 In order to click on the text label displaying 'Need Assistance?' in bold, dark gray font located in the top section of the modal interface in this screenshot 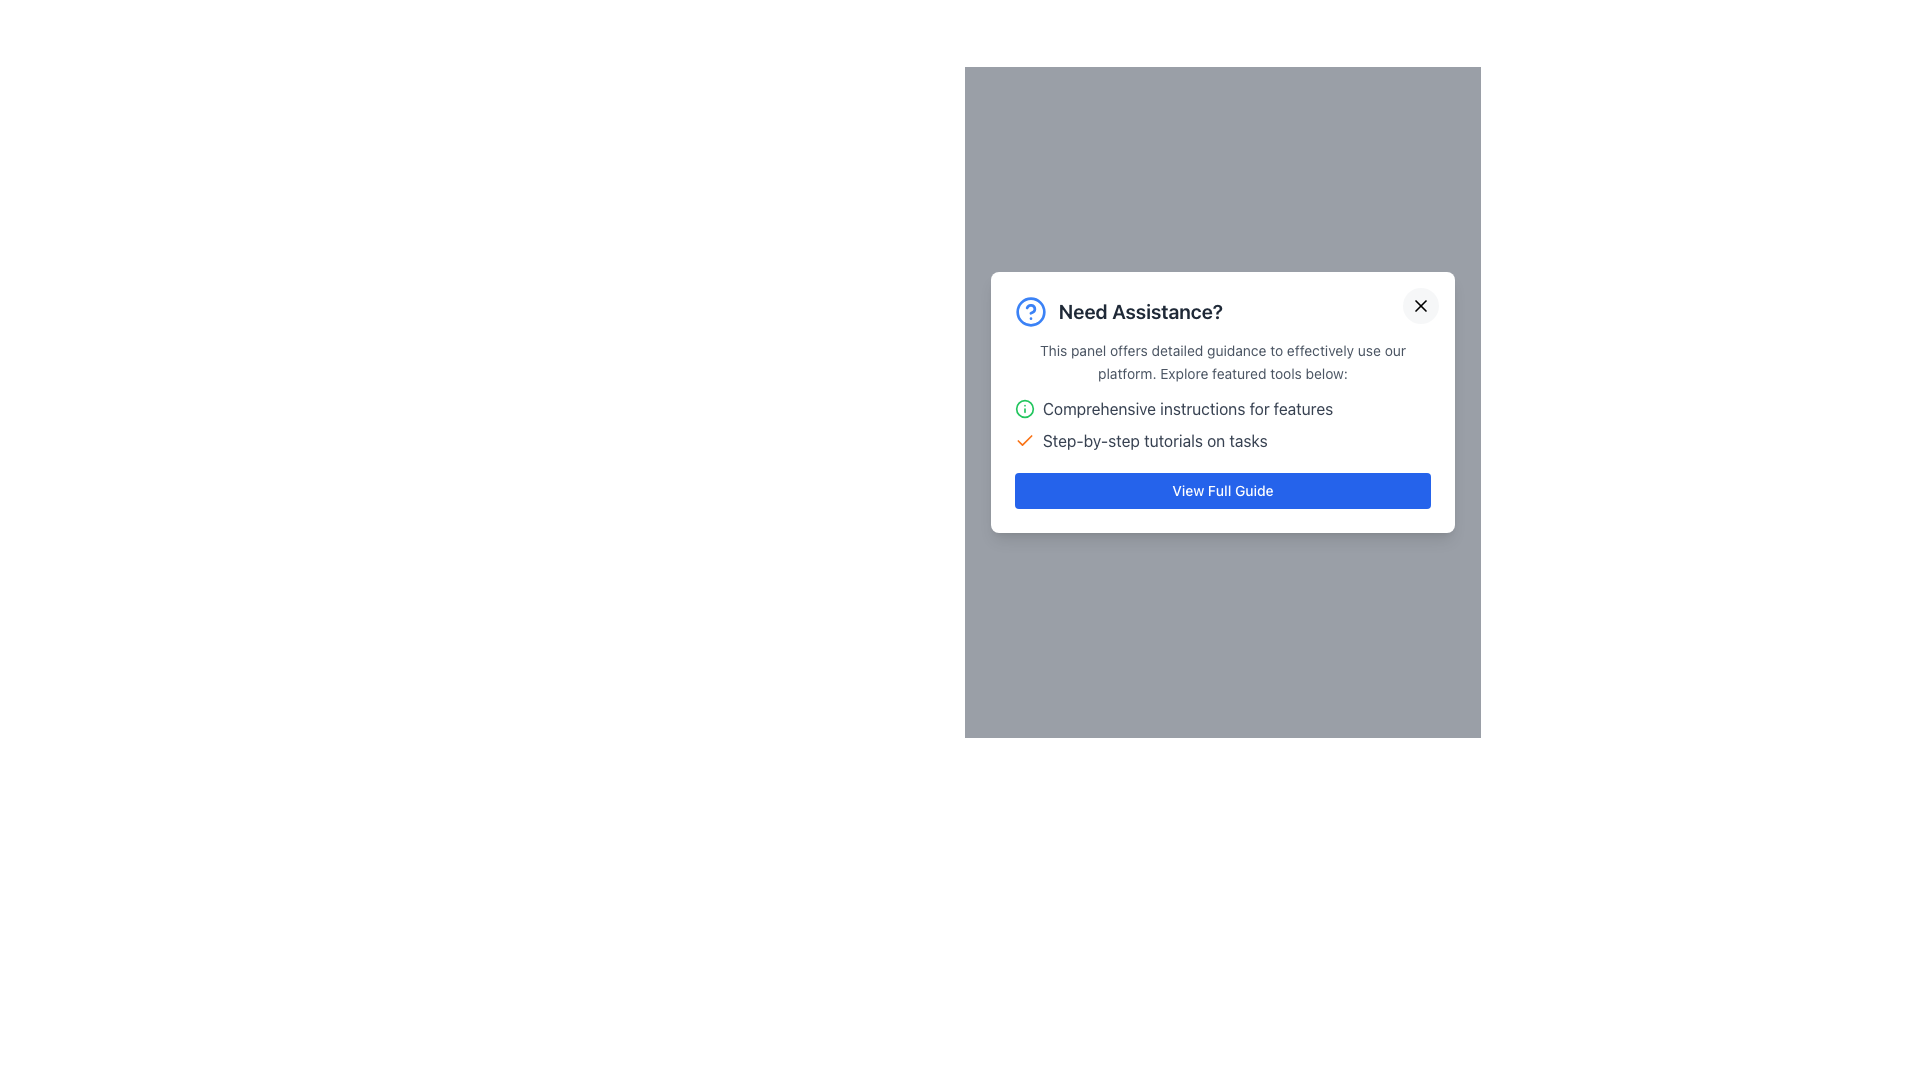, I will do `click(1140, 311)`.